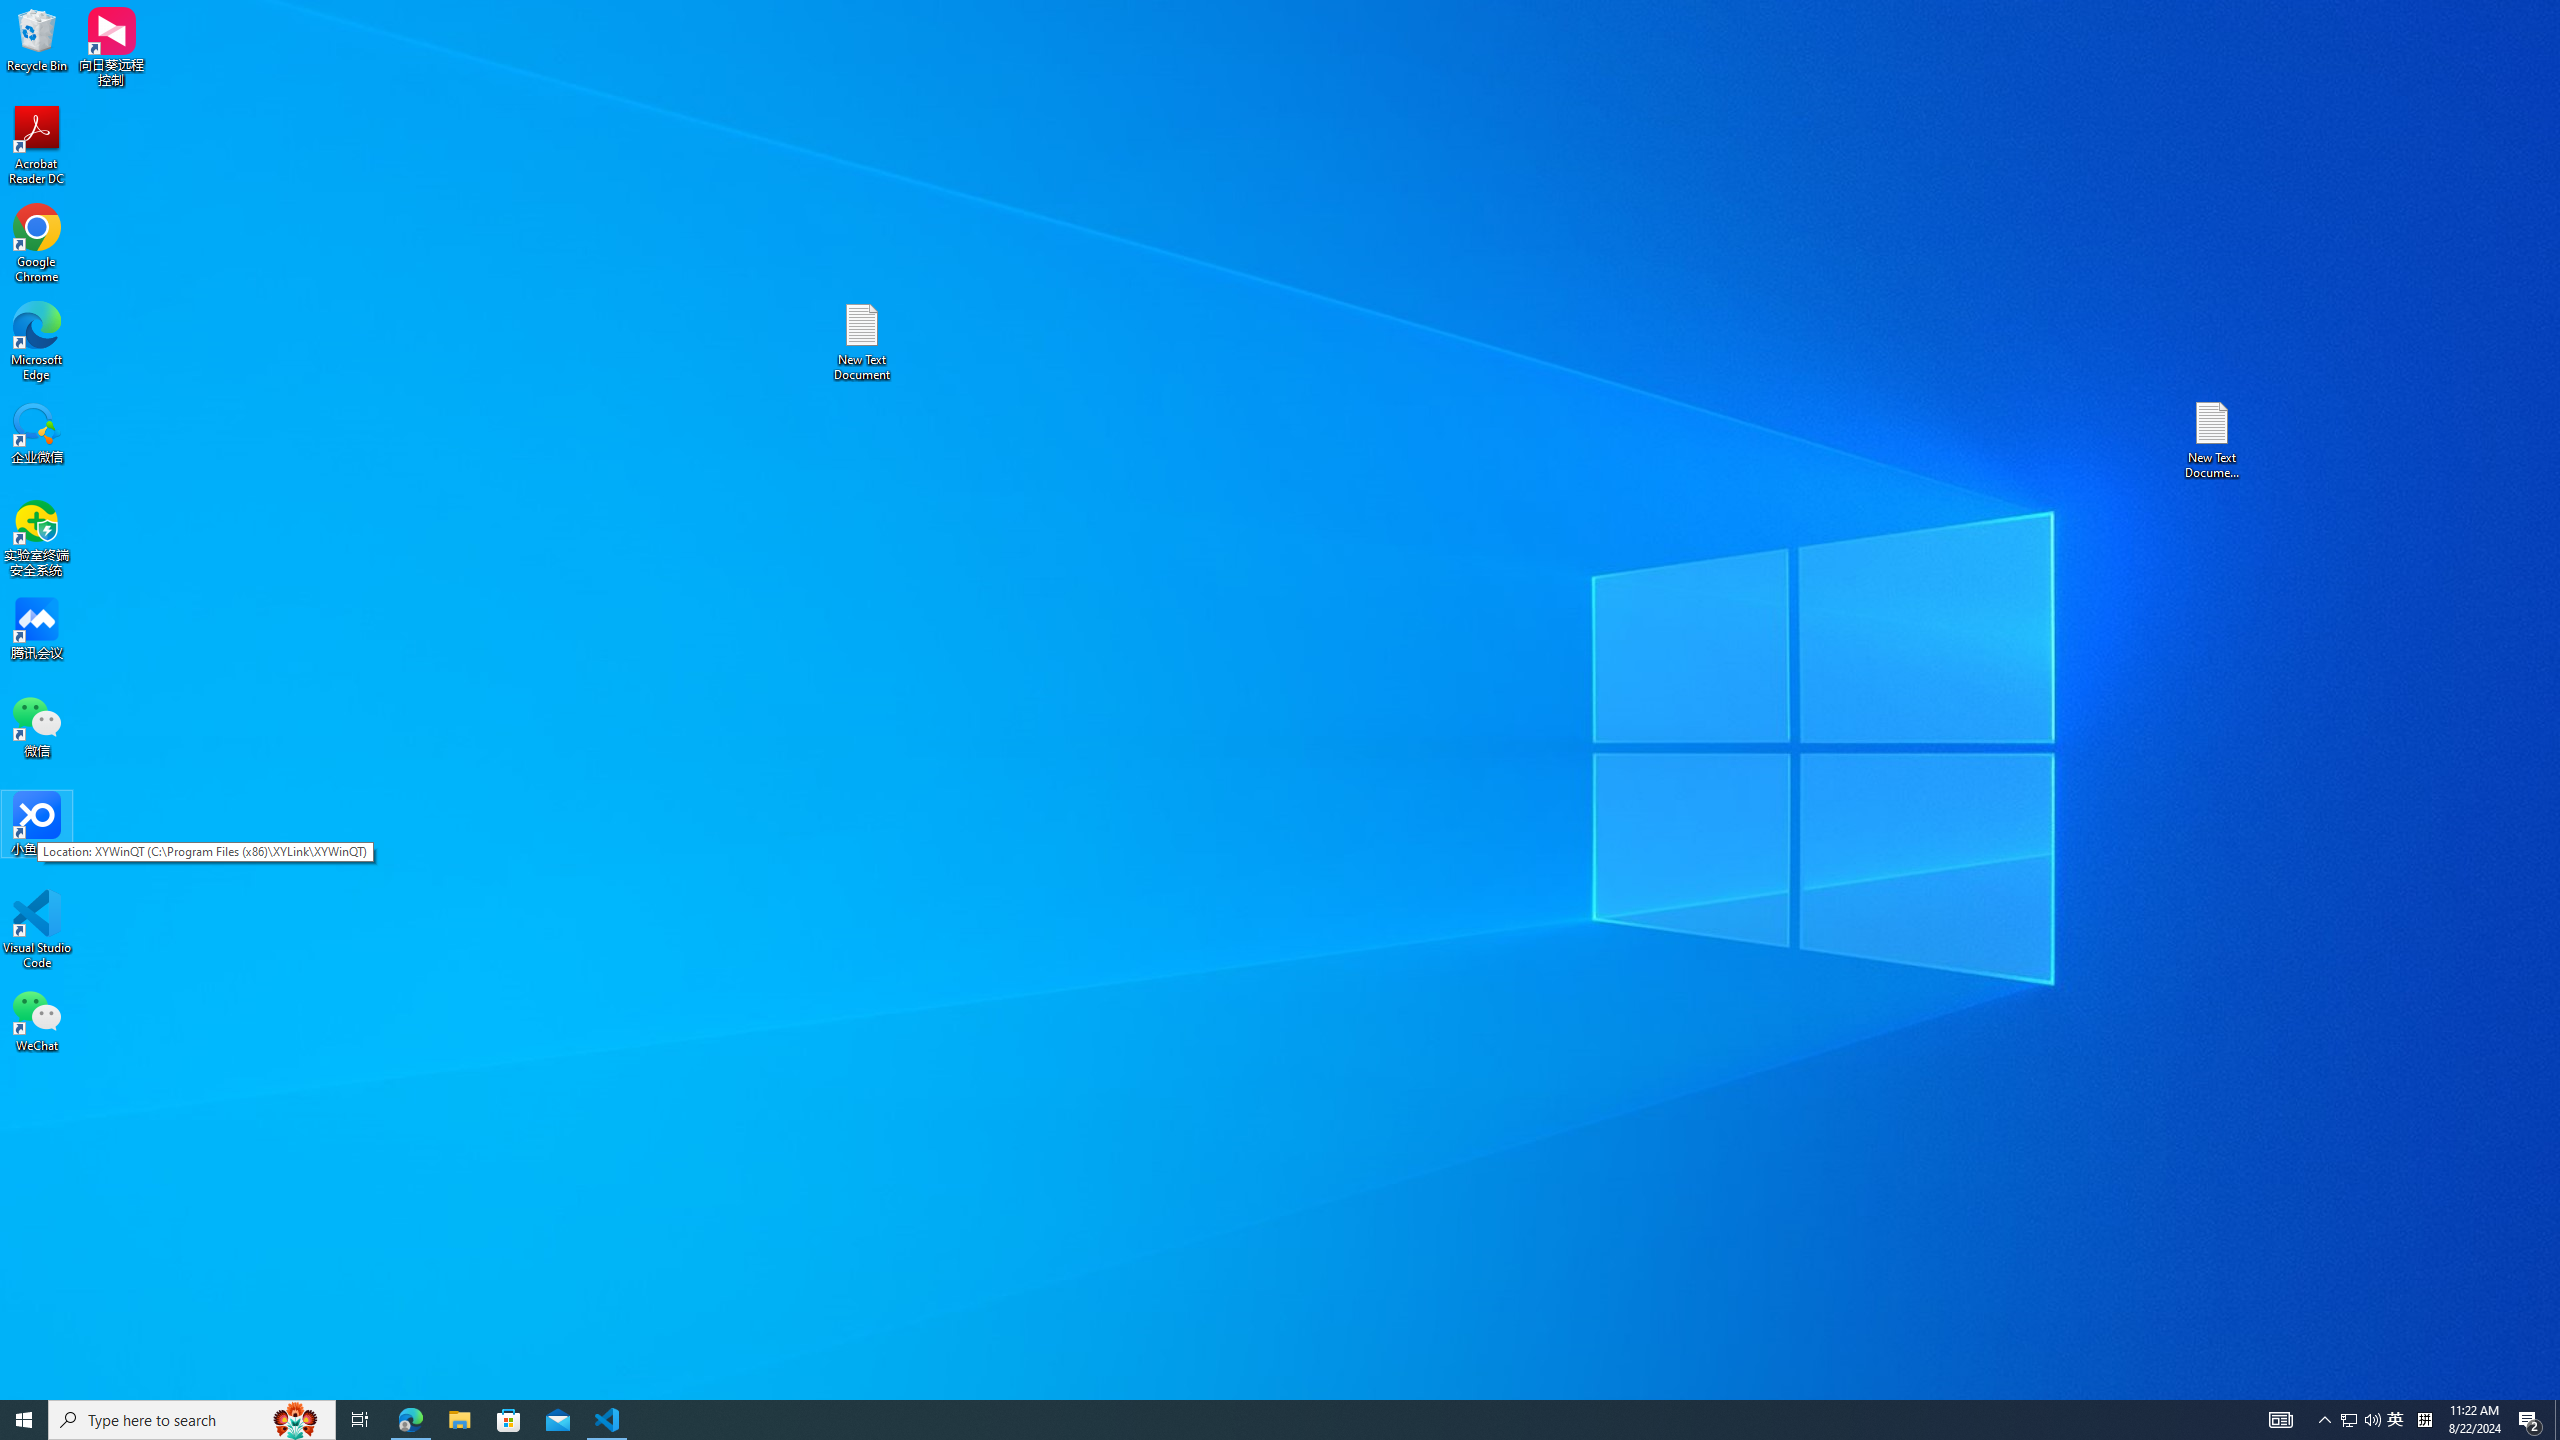 This screenshot has width=2560, height=1440. Describe the element at coordinates (2360, 1418) in the screenshot. I see `'User Promoted Notification Area'` at that location.